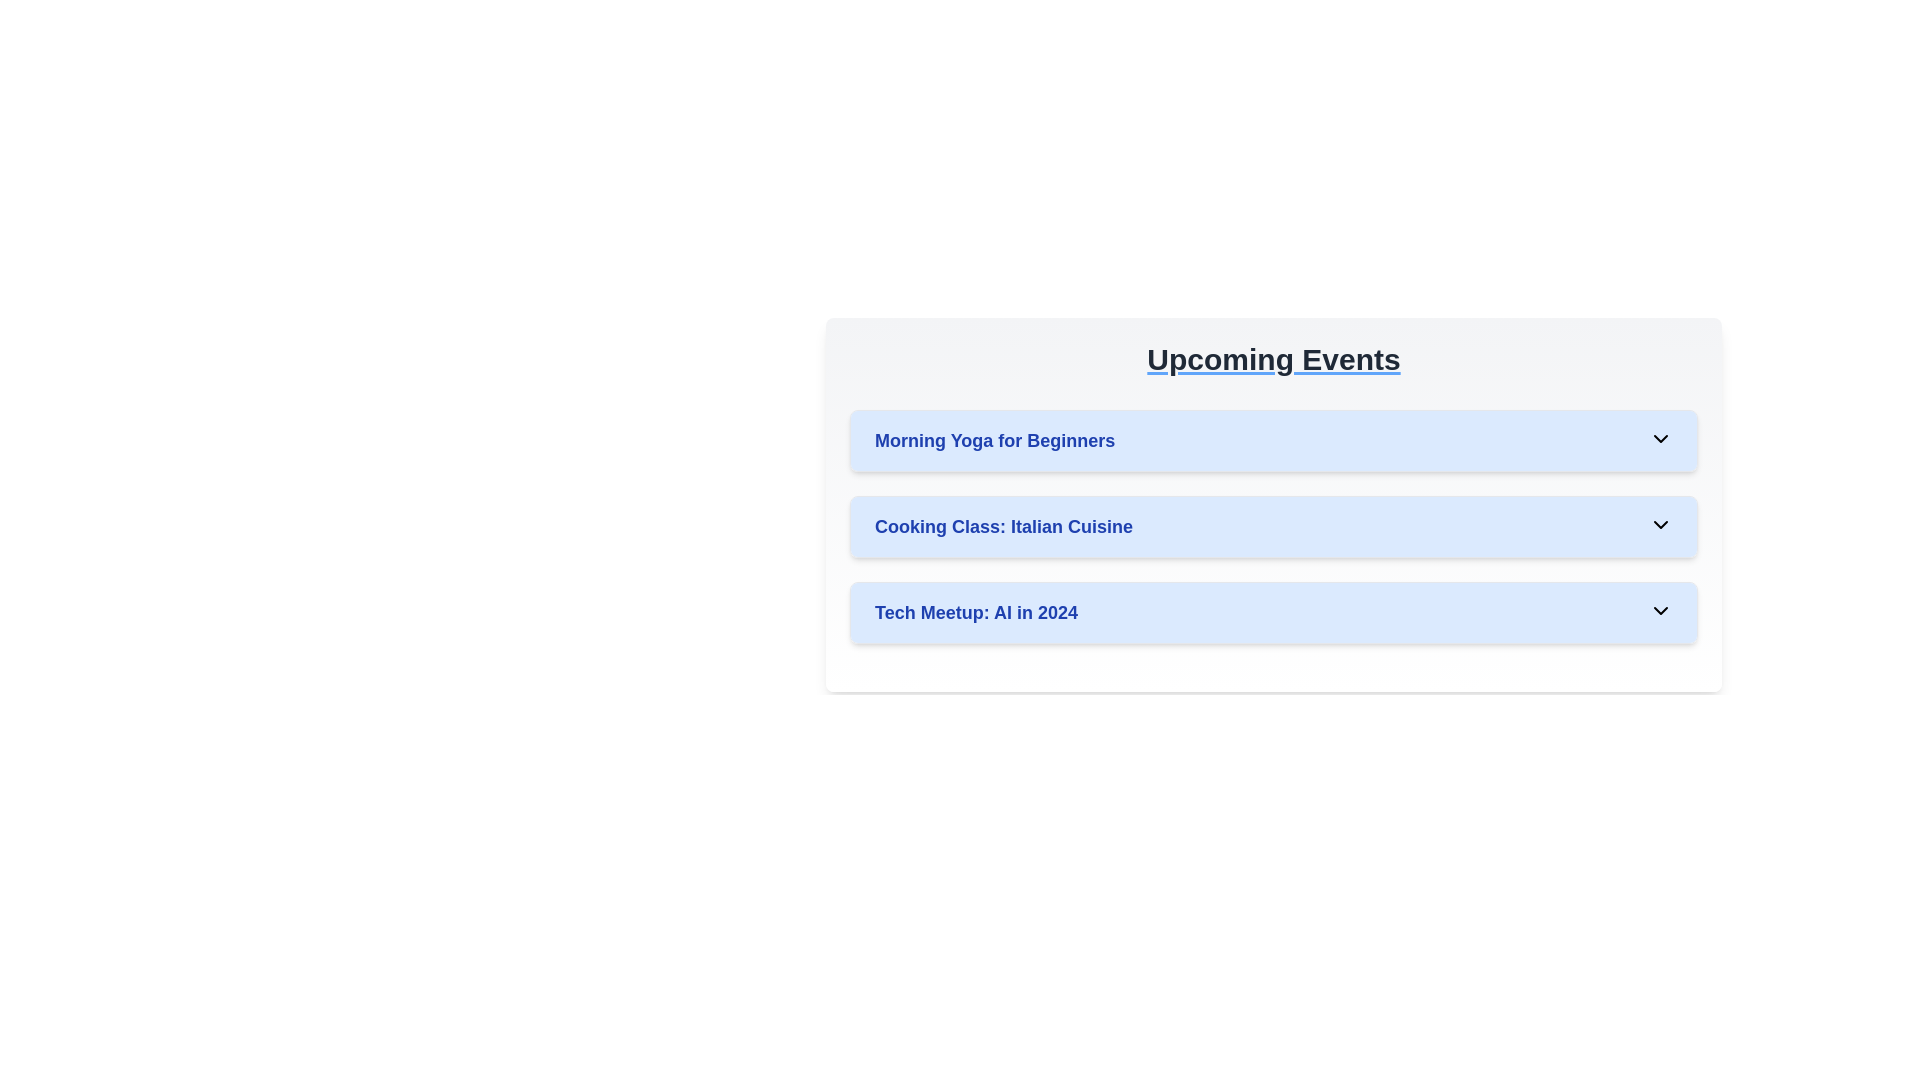  Describe the element at coordinates (1272, 612) in the screenshot. I see `the button that reveals more details about the 'Tech Meetup: AI in 2024' event in the 'Upcoming Events' section to change its background color` at that location.